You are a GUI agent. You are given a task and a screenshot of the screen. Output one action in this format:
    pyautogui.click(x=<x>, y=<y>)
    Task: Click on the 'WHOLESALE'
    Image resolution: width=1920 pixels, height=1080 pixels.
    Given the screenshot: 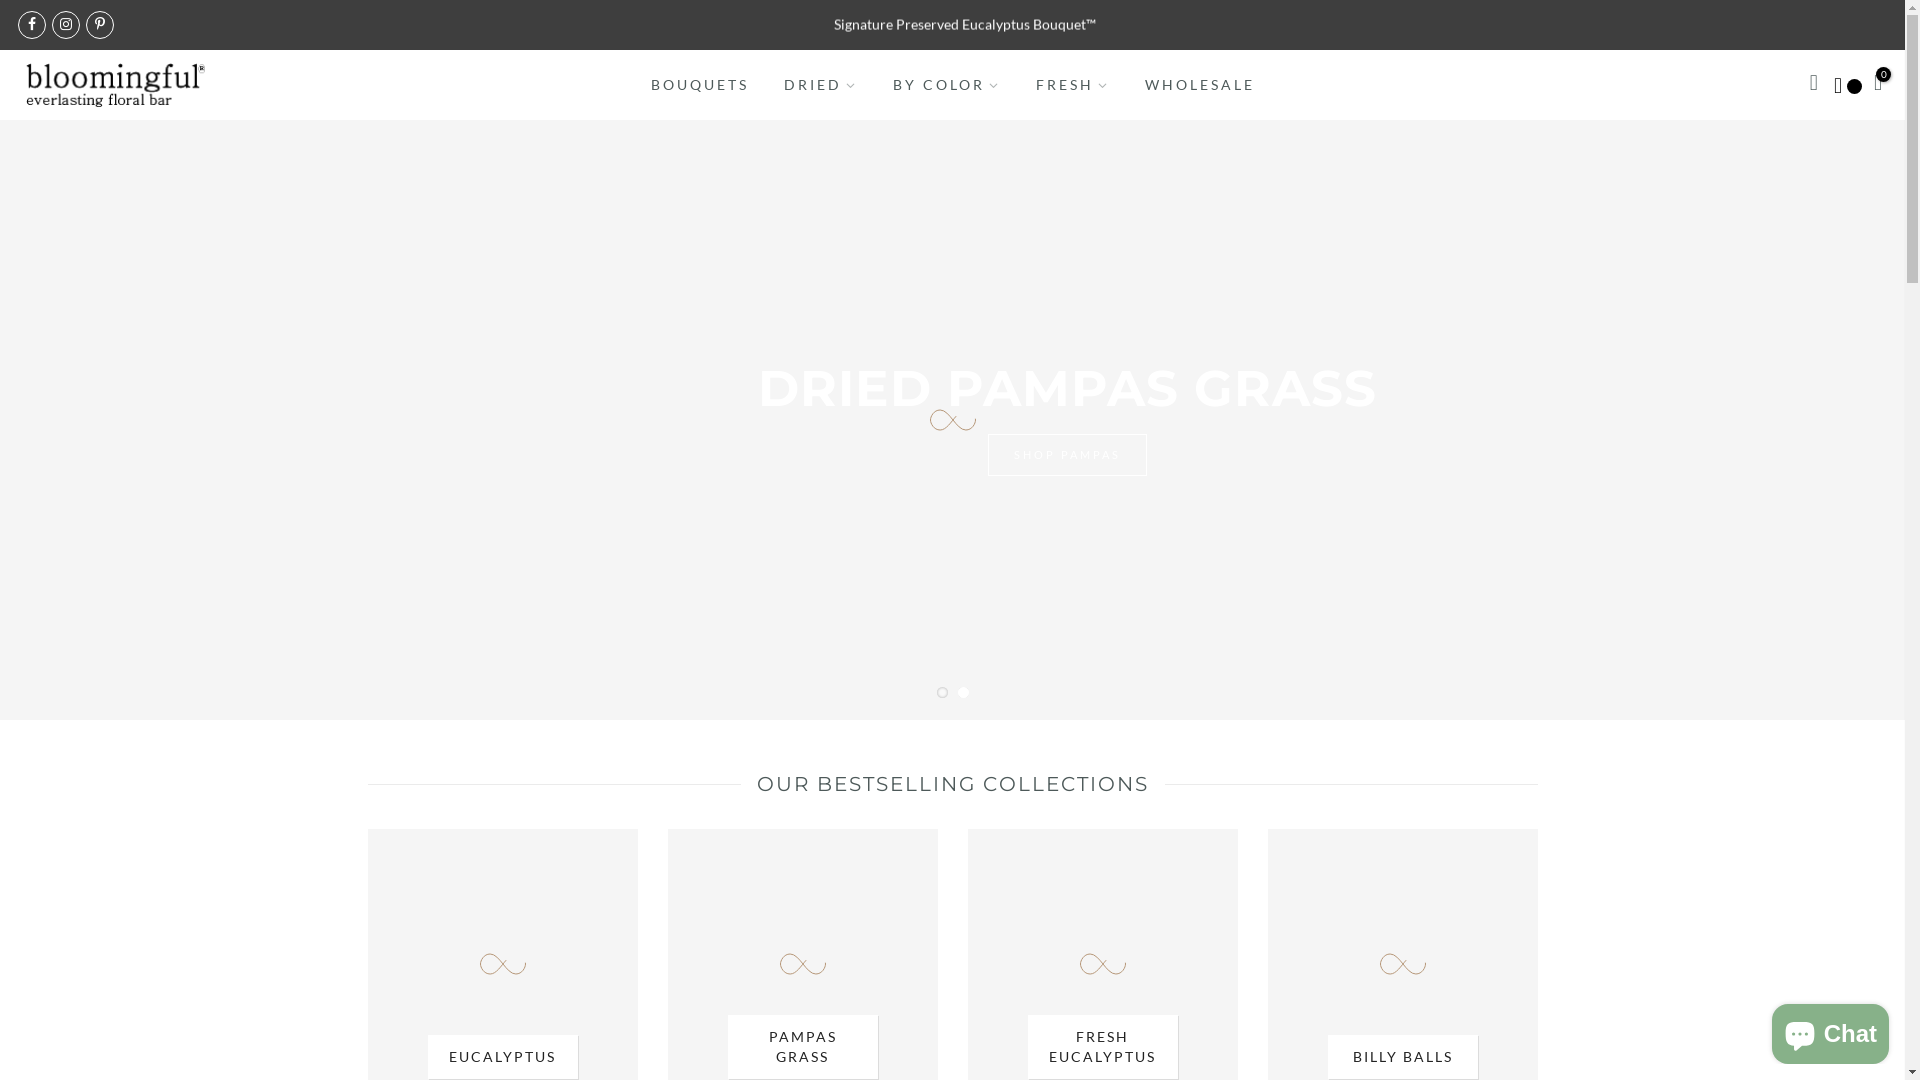 What is the action you would take?
    pyautogui.click(x=1199, y=83)
    